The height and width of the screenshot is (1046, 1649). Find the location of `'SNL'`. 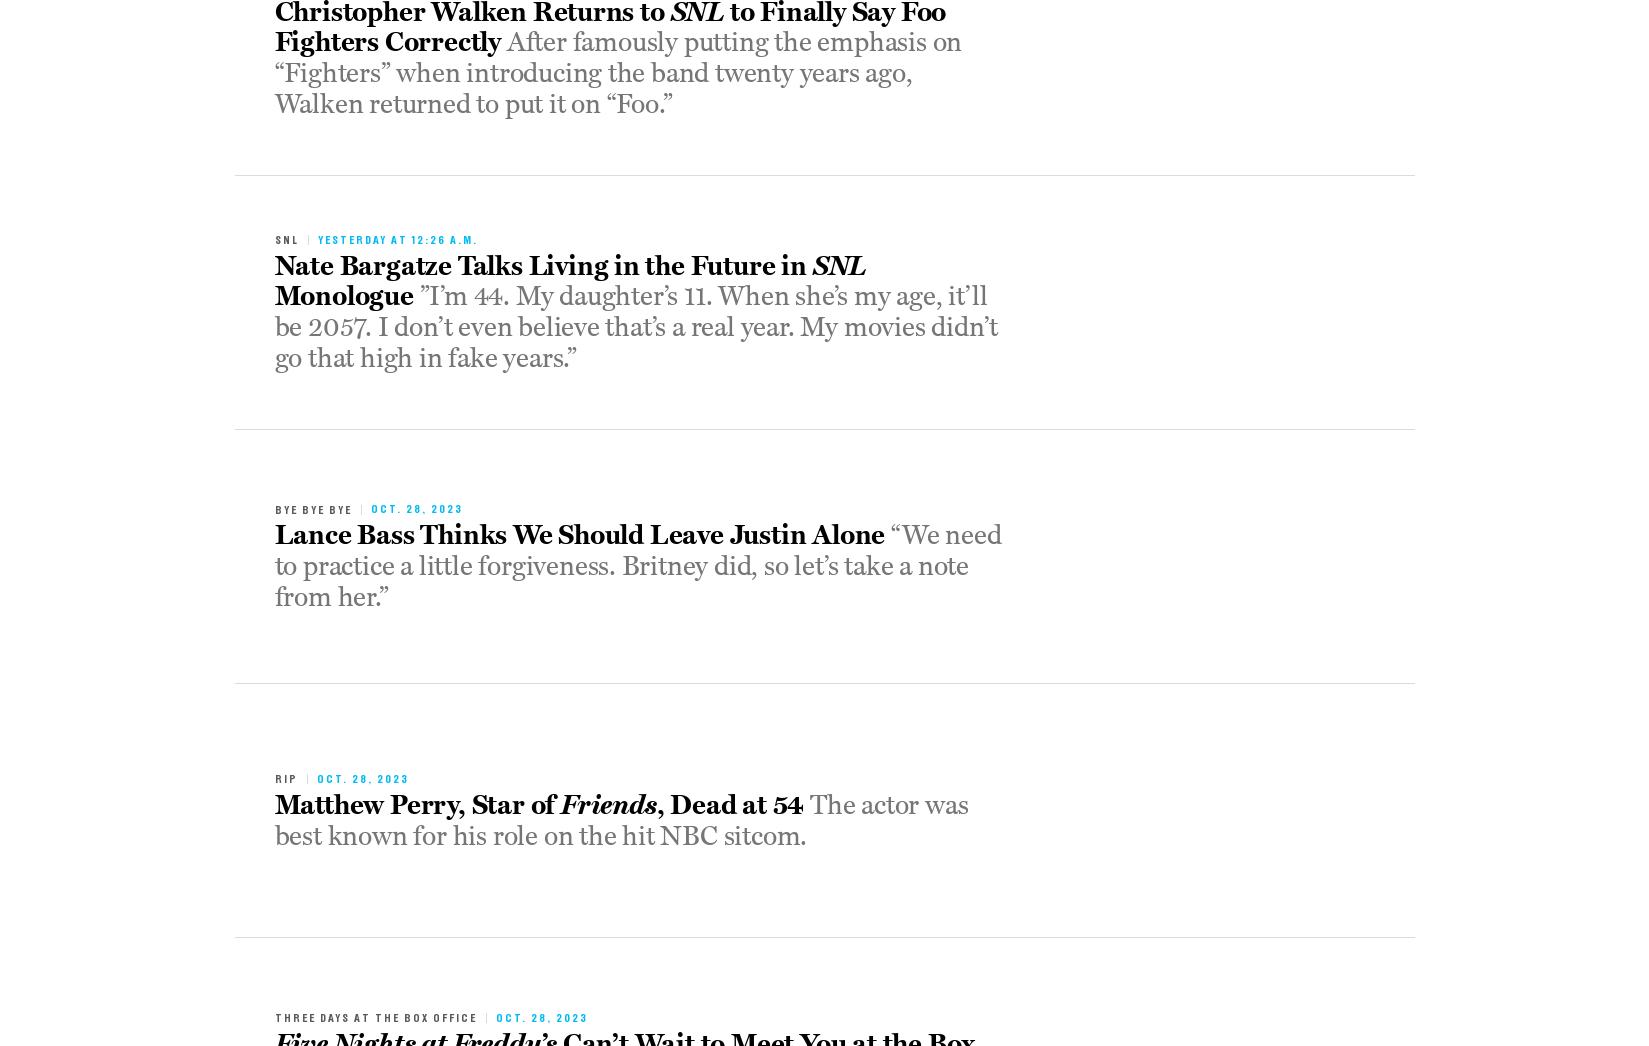

'SNL' is located at coordinates (838, 265).